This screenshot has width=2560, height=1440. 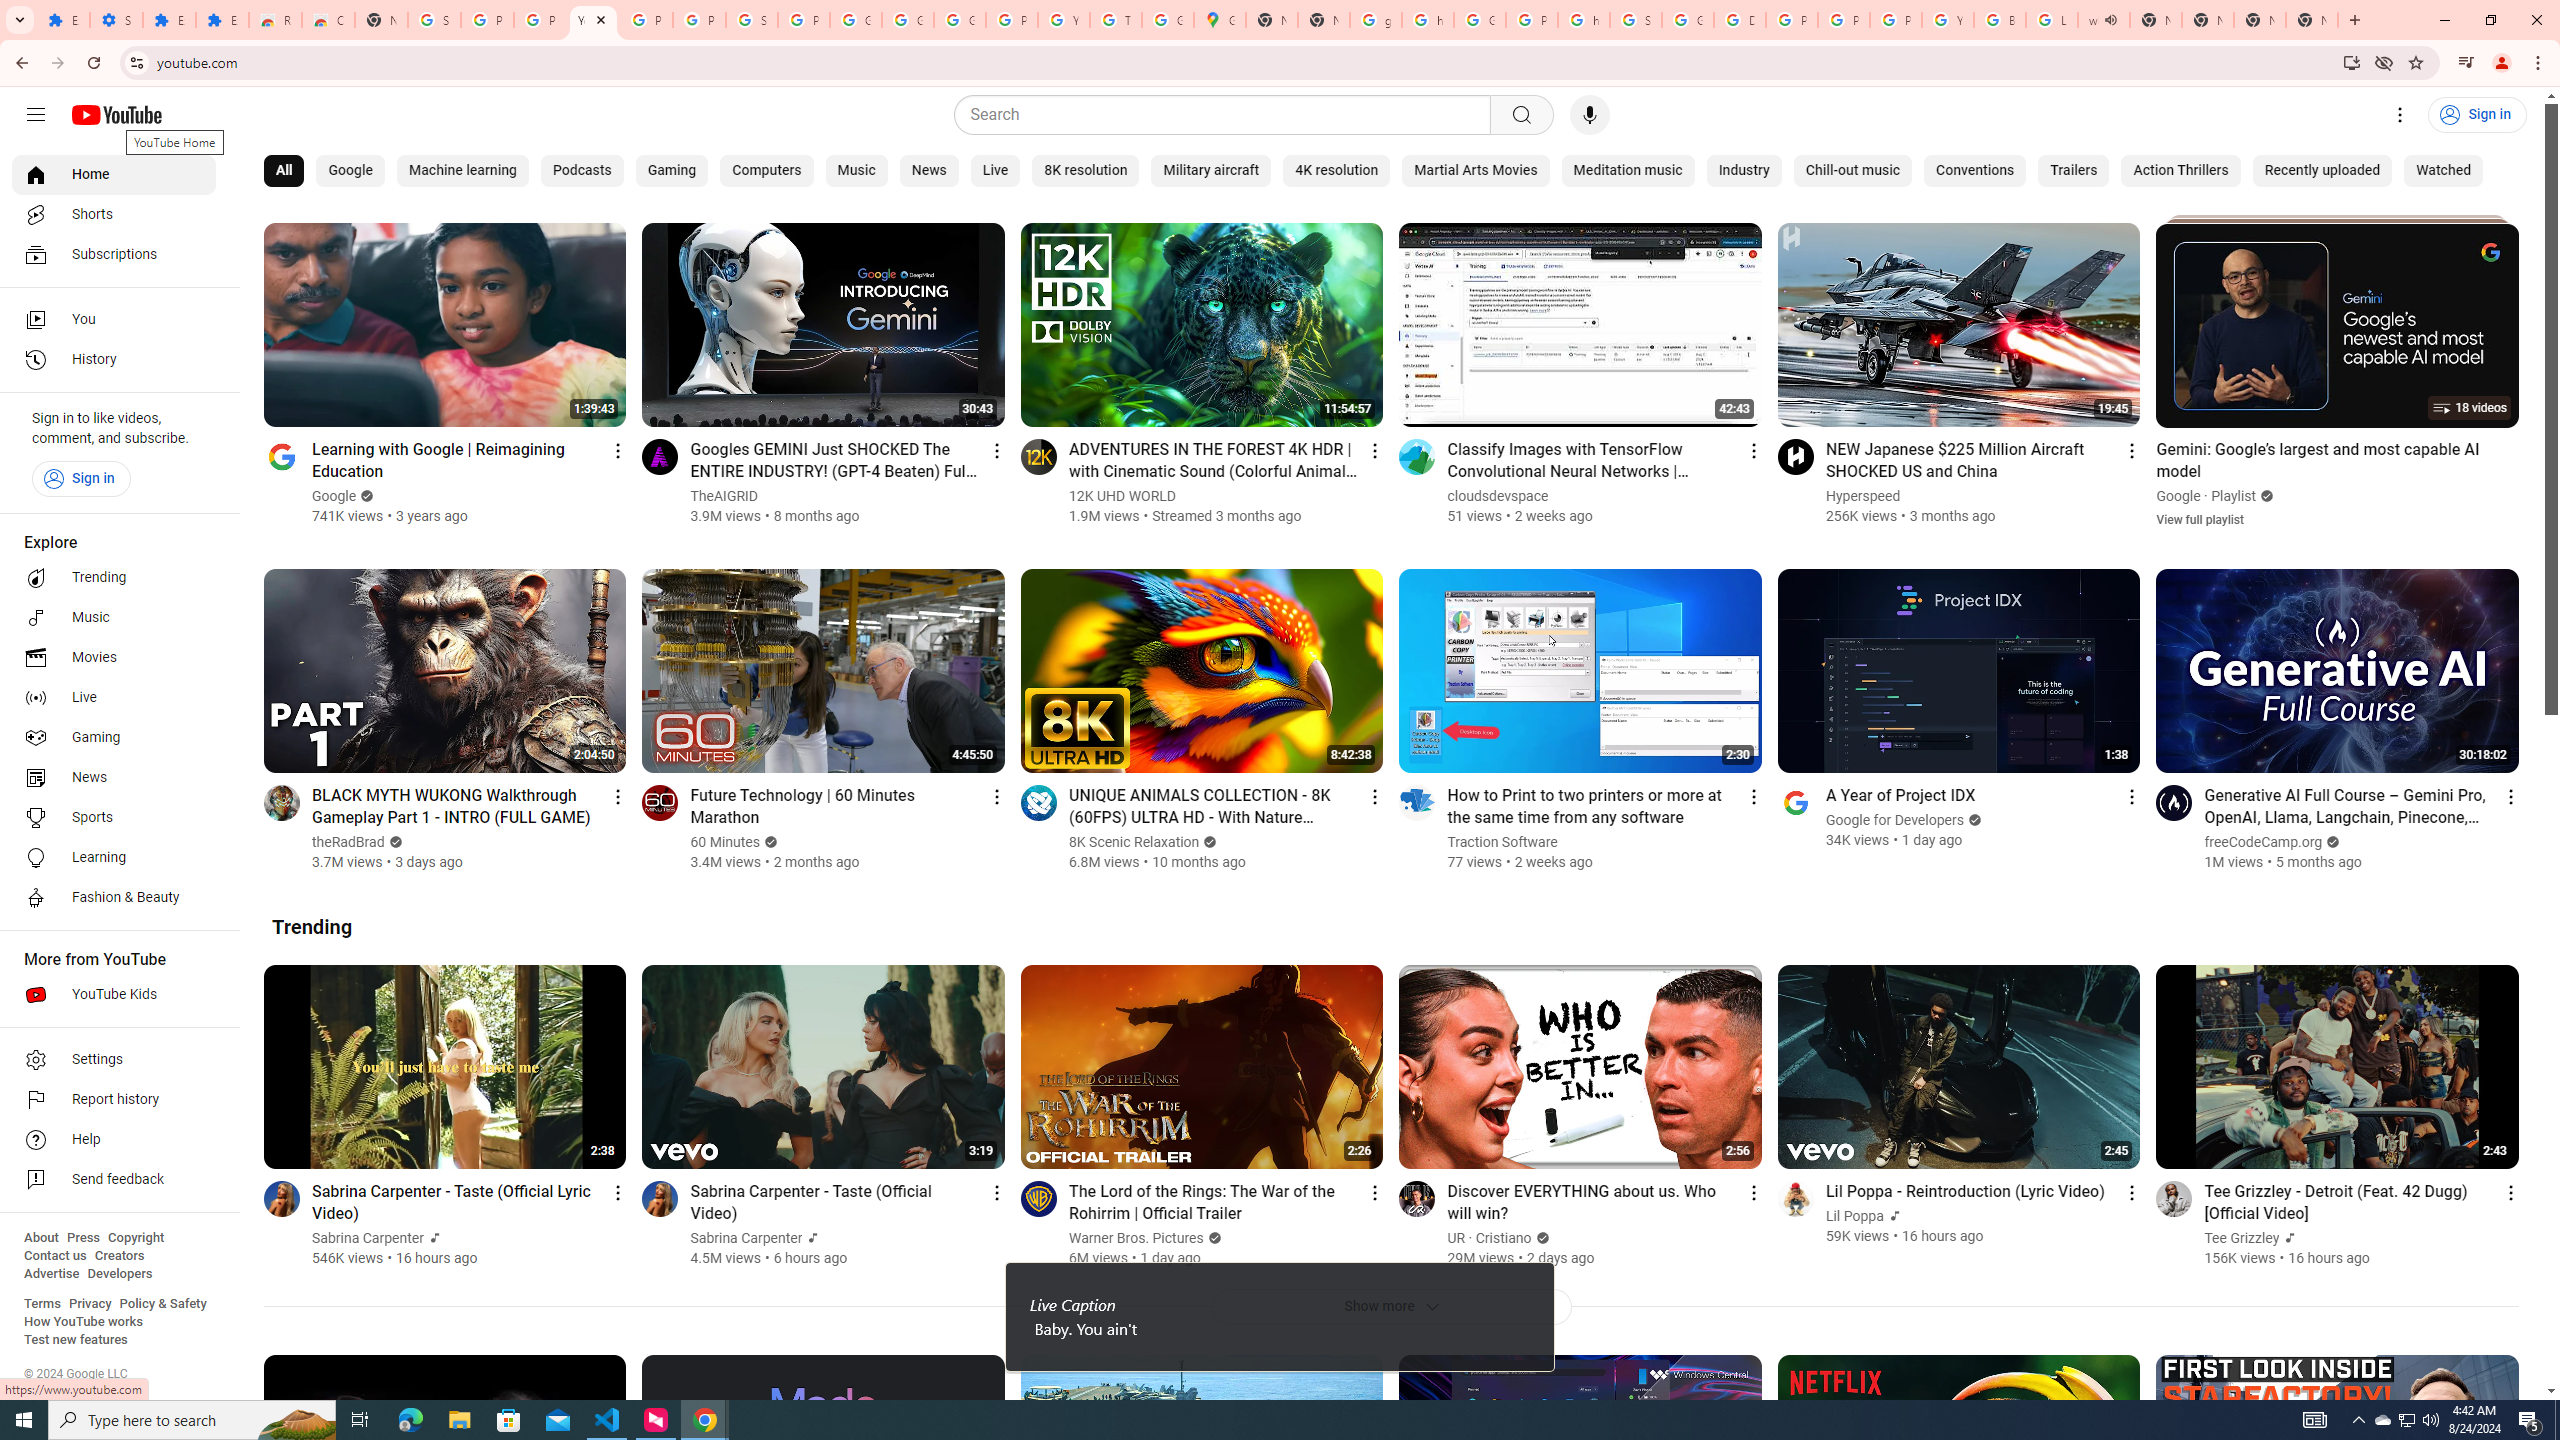 What do you see at coordinates (50, 1272) in the screenshot?
I see `'Advertise'` at bounding box center [50, 1272].